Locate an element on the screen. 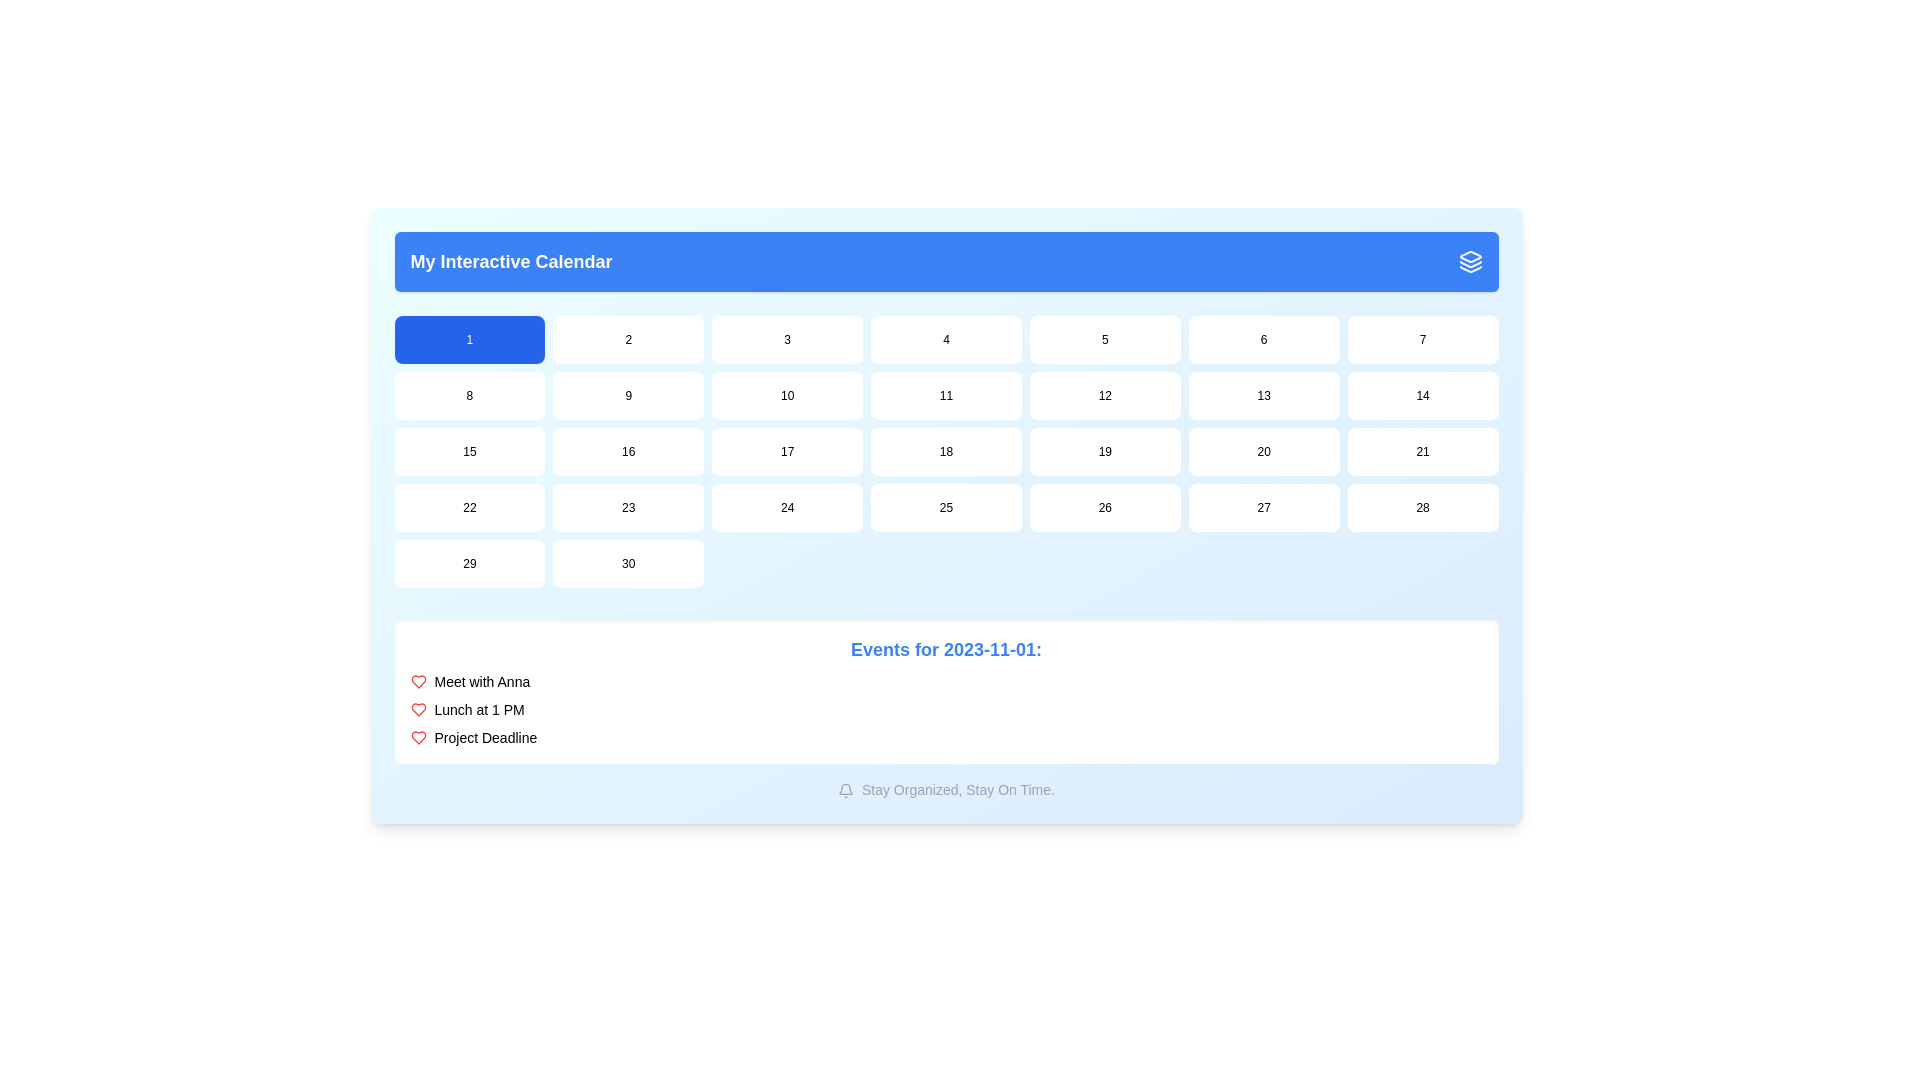 The width and height of the screenshot is (1920, 1080). the interactive calendar day button for the date '9' is located at coordinates (627, 396).